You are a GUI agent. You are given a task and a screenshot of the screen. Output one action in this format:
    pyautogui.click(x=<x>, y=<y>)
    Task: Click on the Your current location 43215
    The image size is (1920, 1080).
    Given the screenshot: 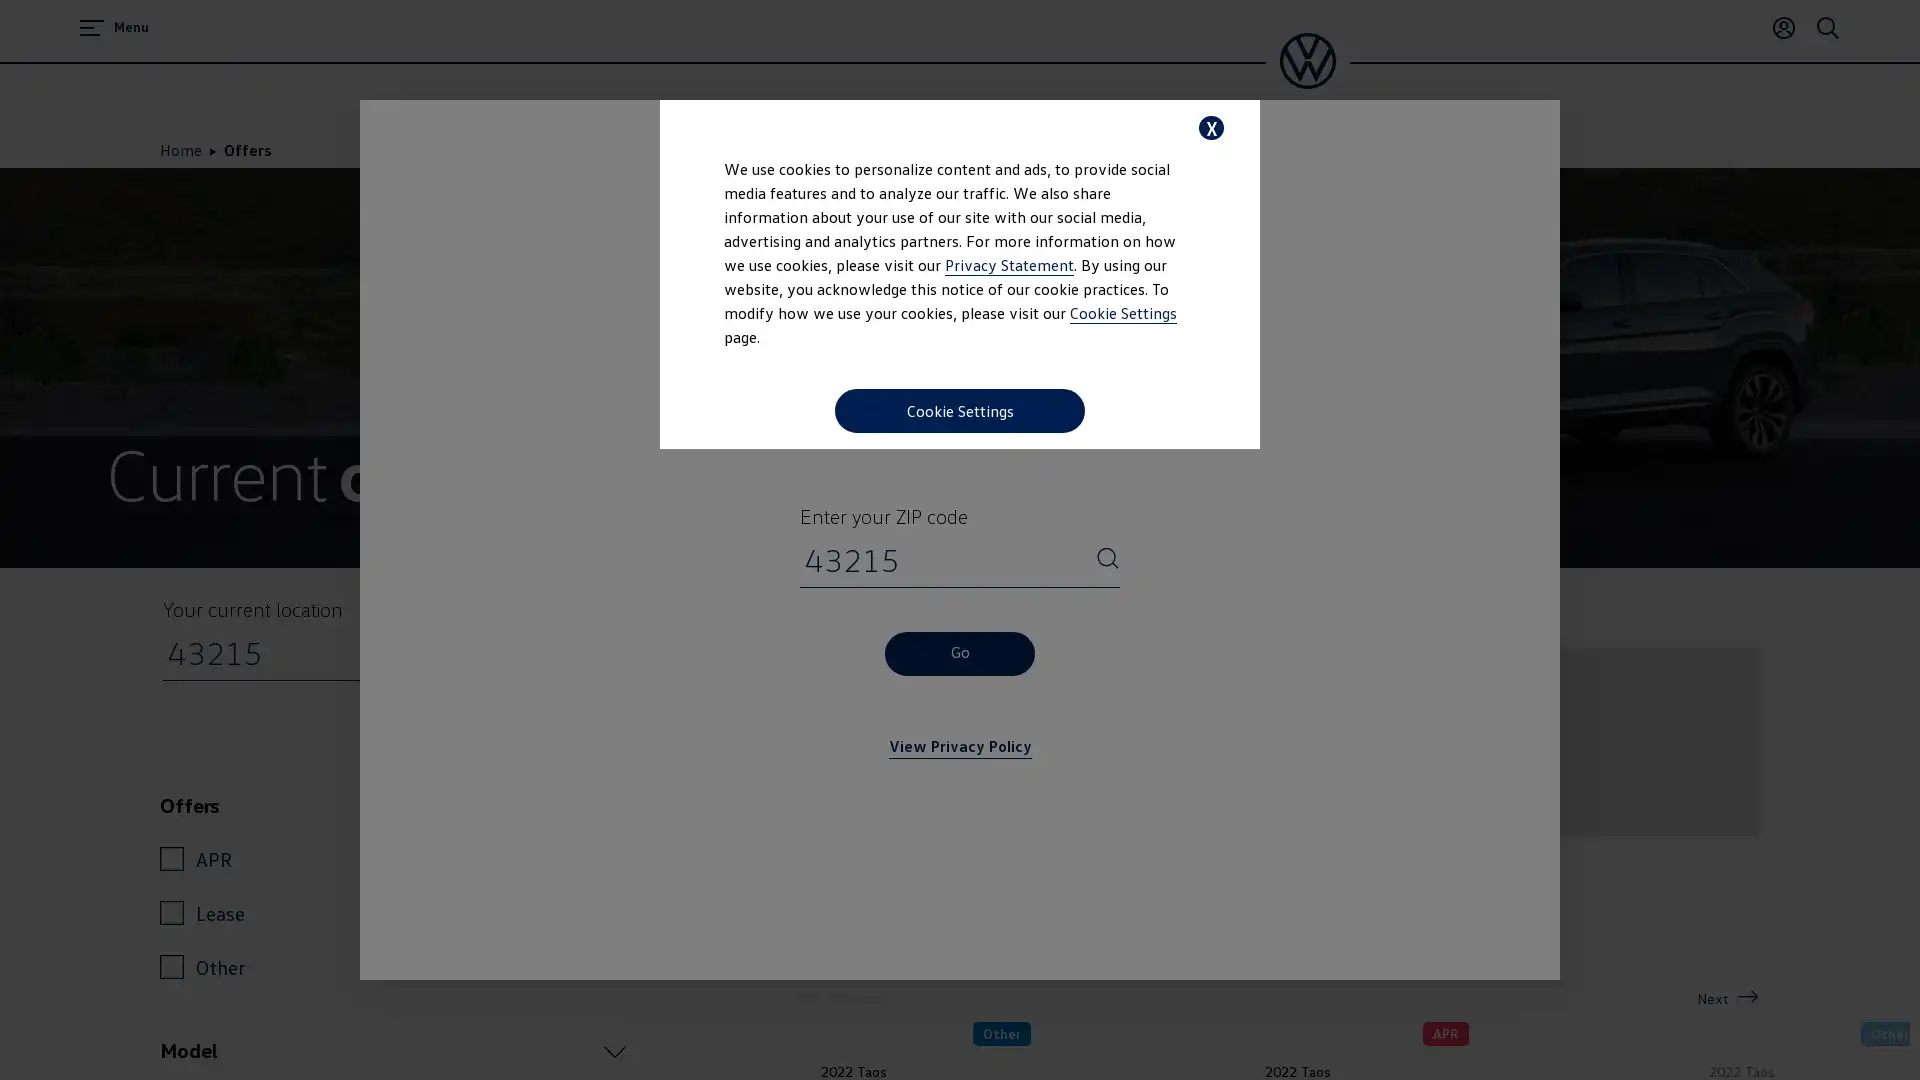 What is the action you would take?
    pyautogui.click(x=610, y=652)
    